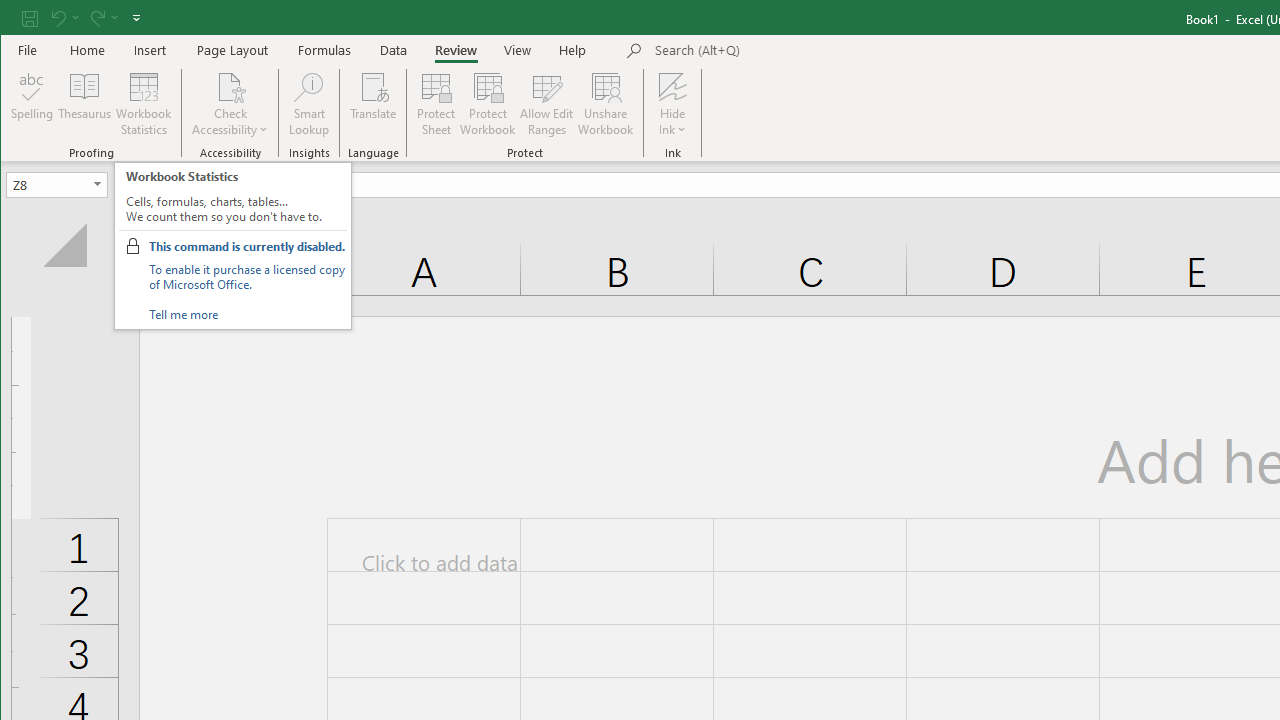  Describe the element at coordinates (230, 104) in the screenshot. I see `'Check Accessibility'` at that location.